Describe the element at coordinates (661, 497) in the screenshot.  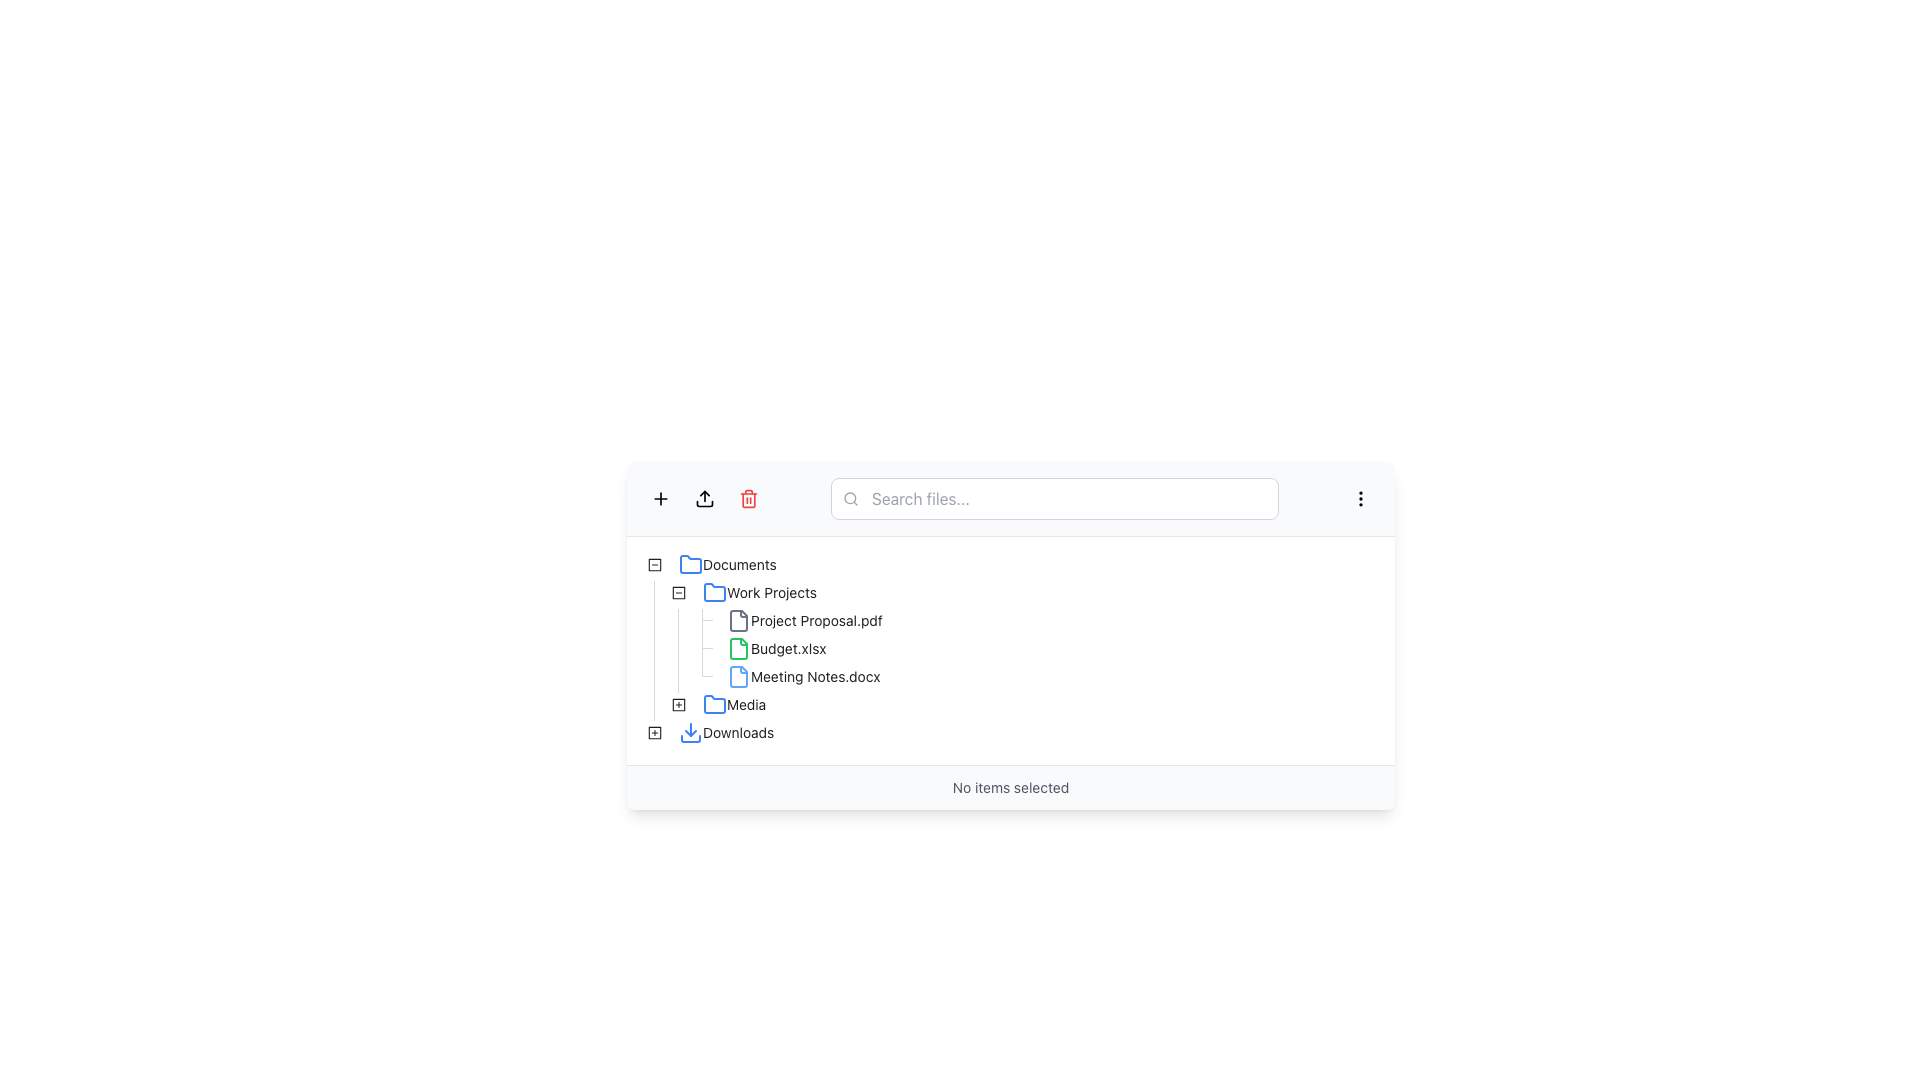
I see `the square-shaped button with a plus icon located in the top left of the interface` at that location.